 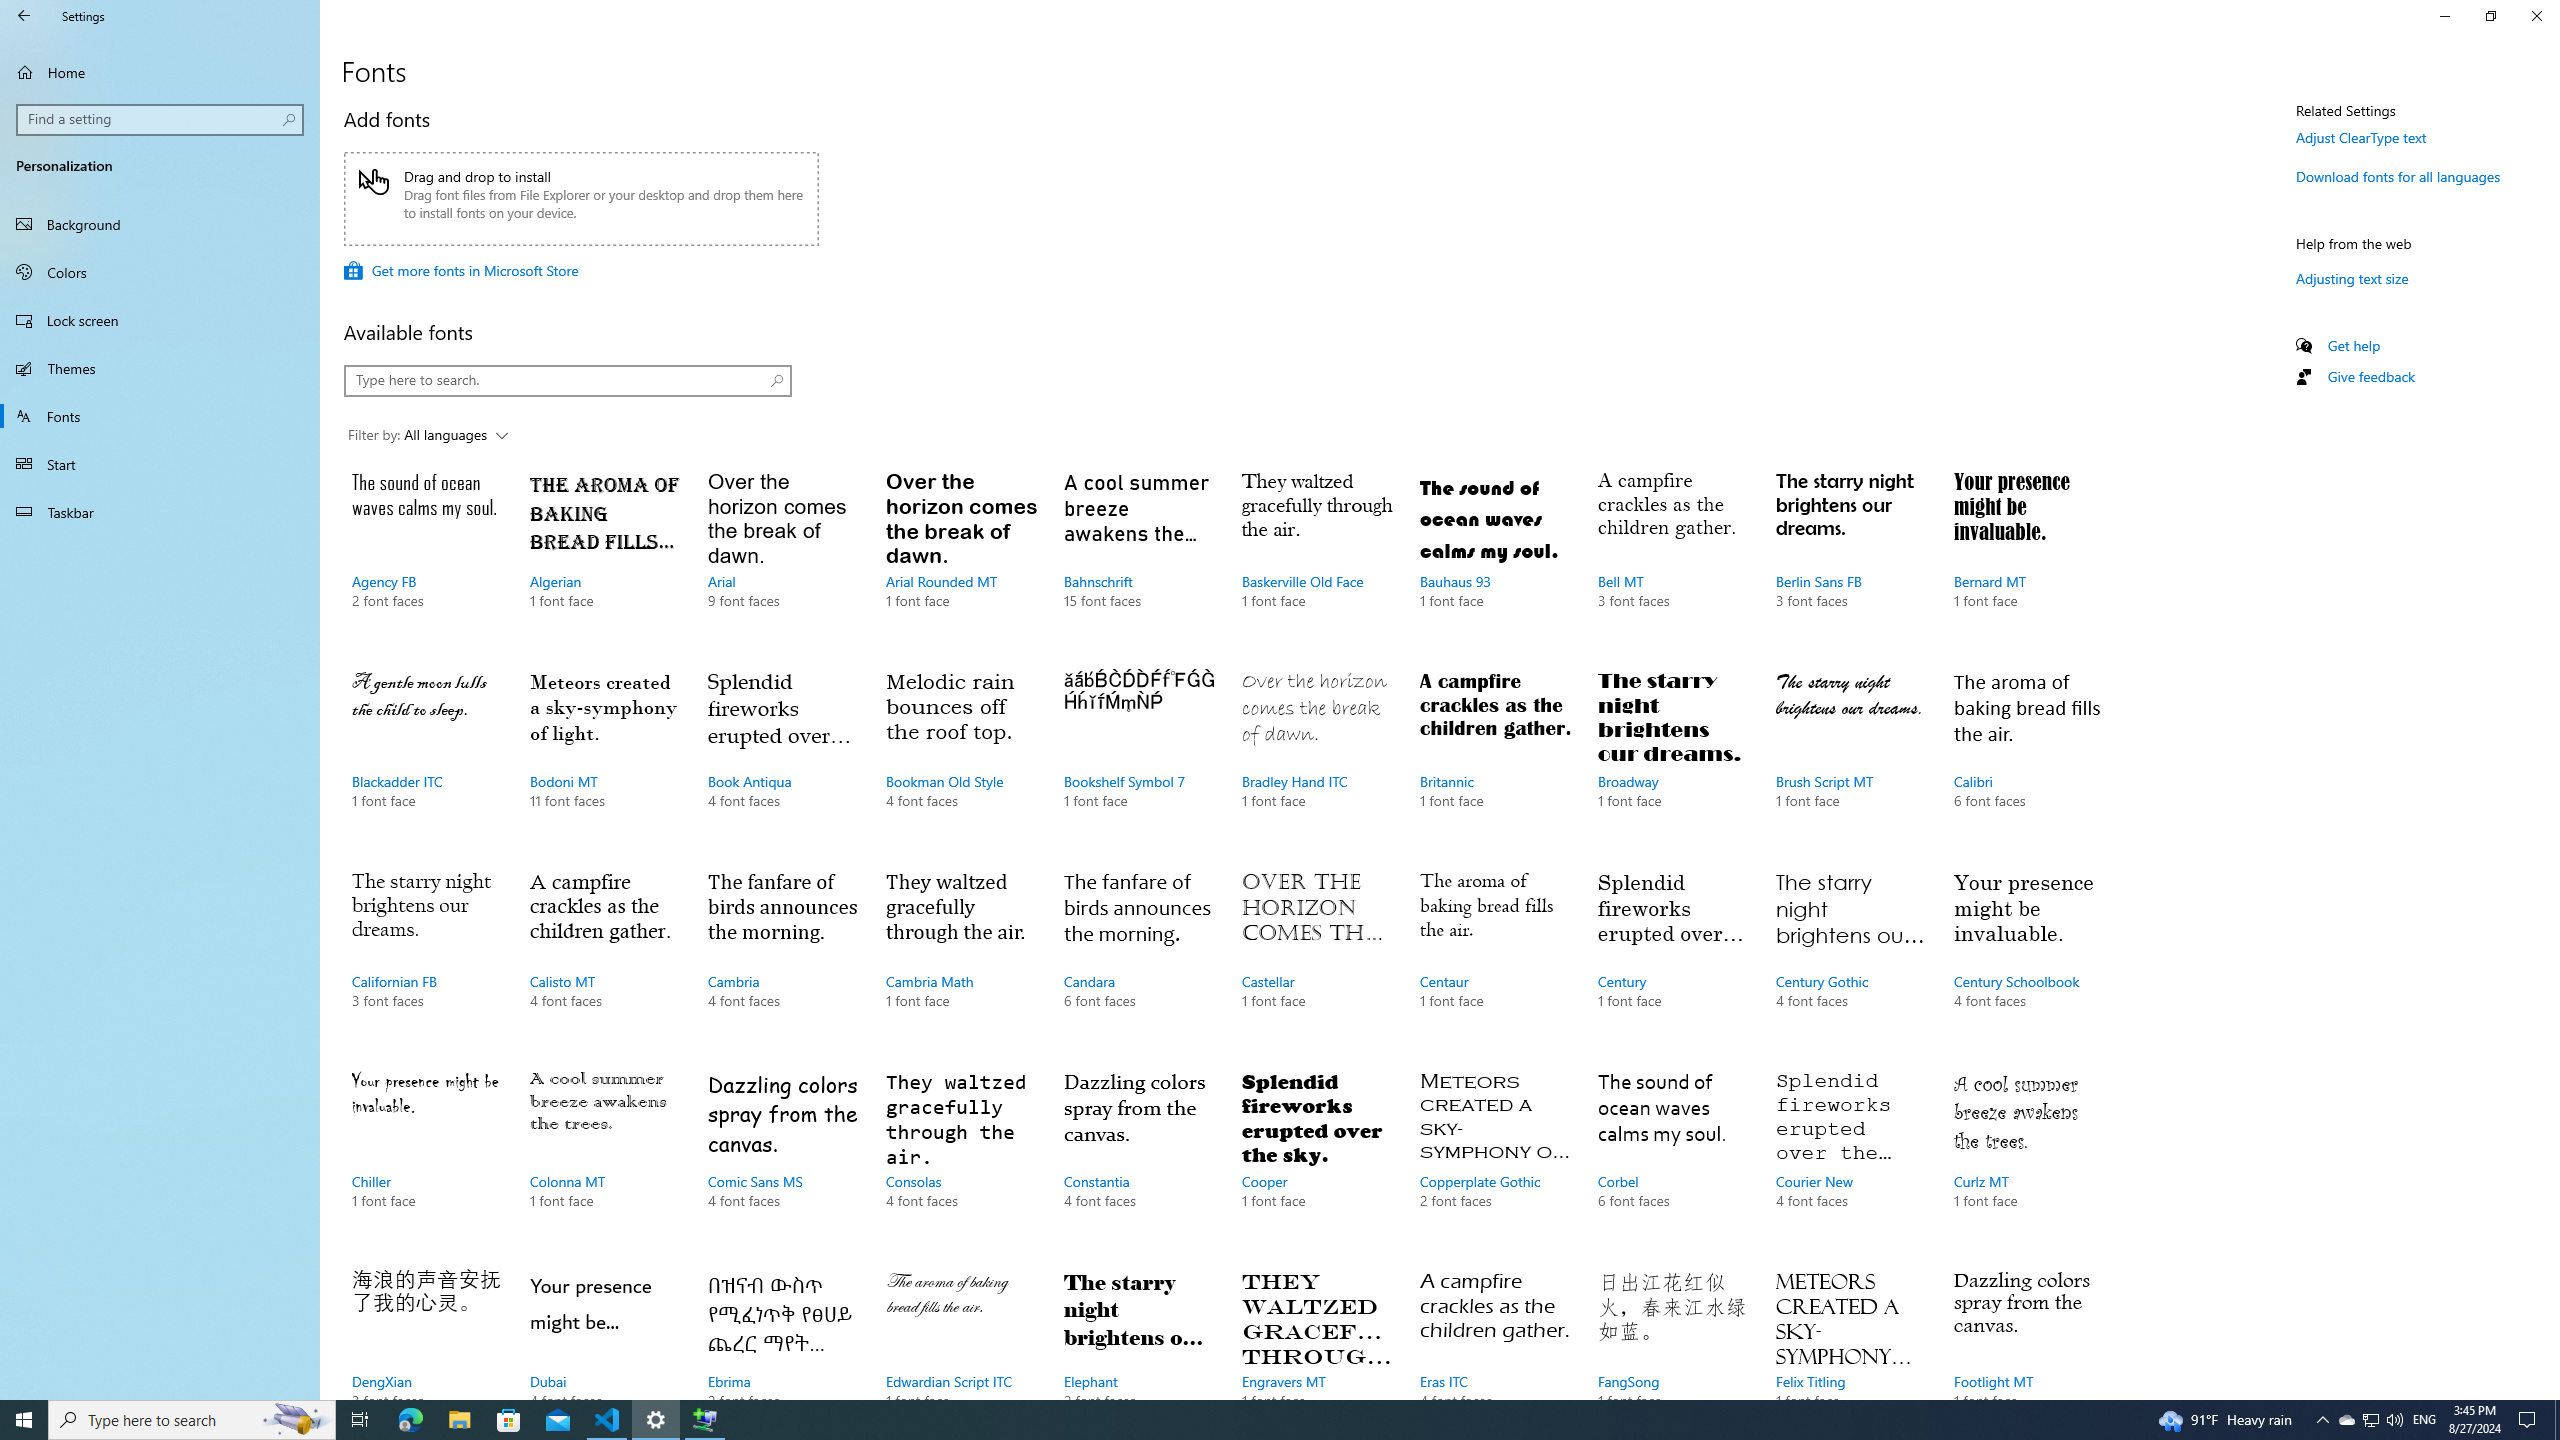 I want to click on 'Cambria, 4 font faces', so click(x=782, y=958).